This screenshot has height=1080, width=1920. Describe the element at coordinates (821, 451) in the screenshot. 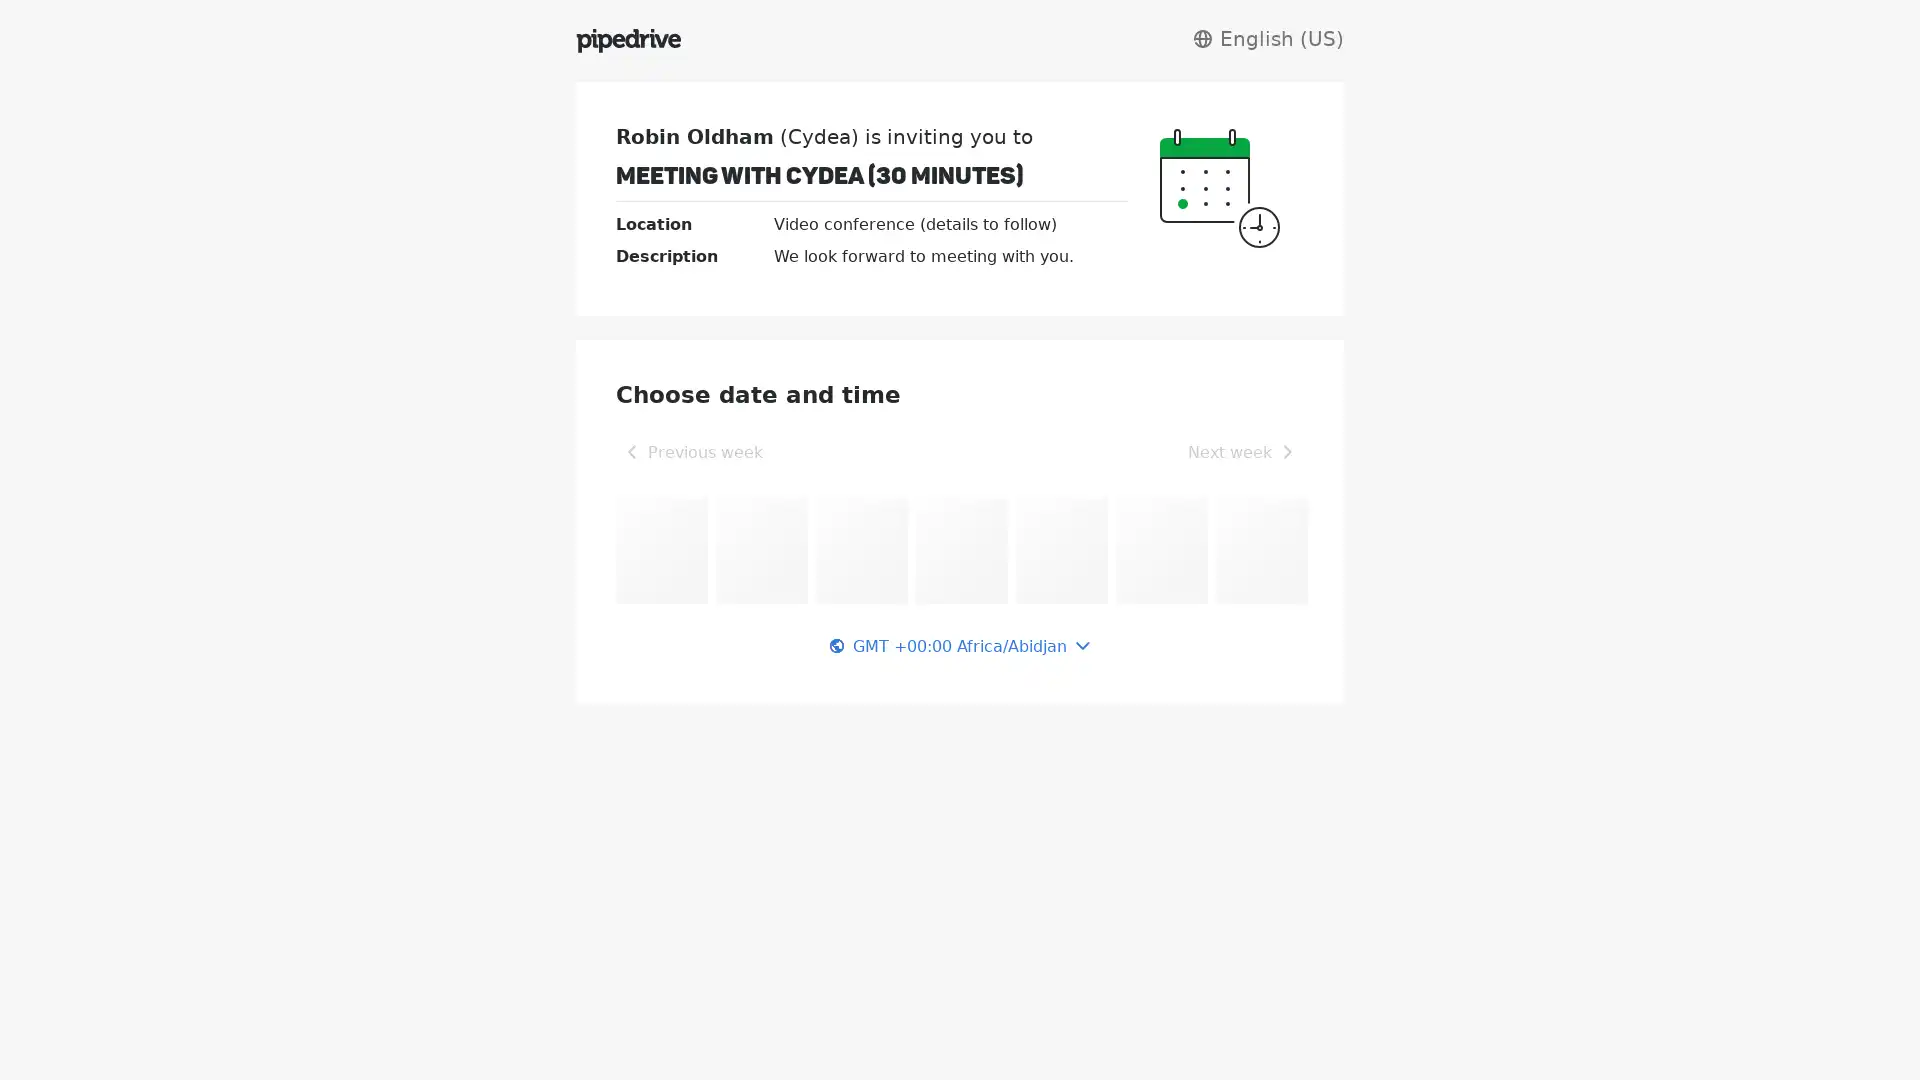

I see `Today` at that location.